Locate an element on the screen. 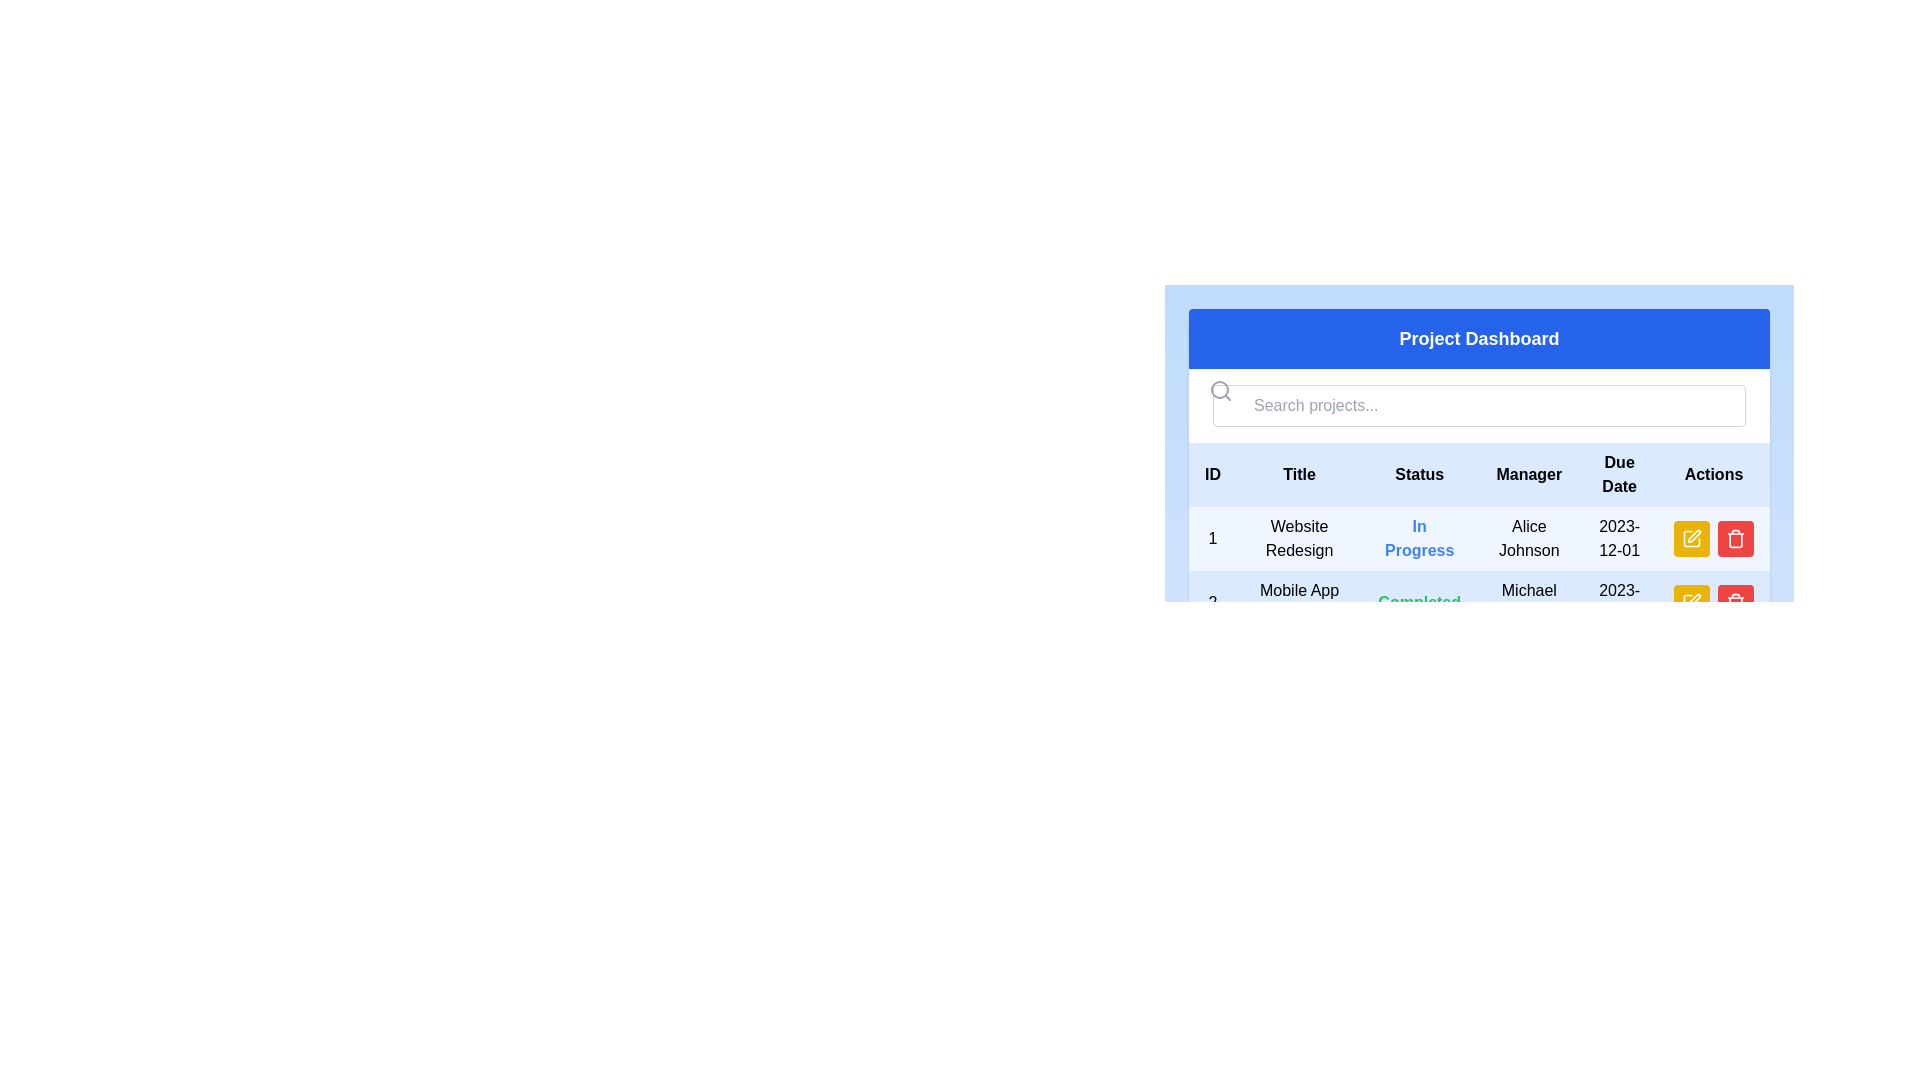 This screenshot has width=1920, height=1080. the pen-shaped icon located in the 'Actions' column of the first row in the table is located at coordinates (1693, 535).